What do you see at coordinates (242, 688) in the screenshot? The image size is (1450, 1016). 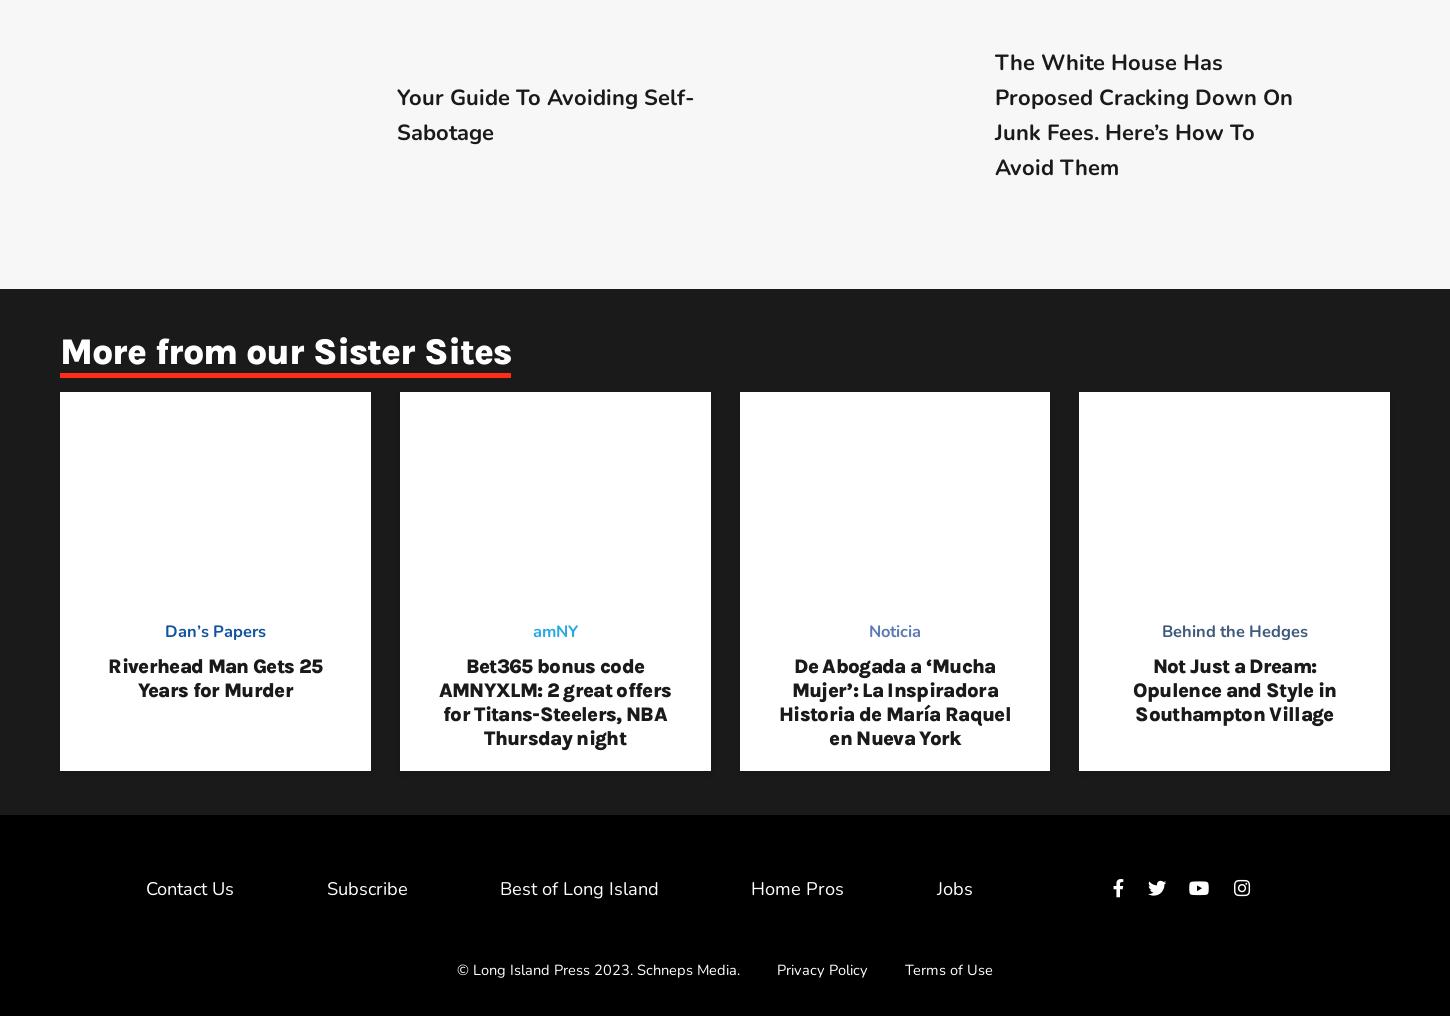 I see `'for Murder'` at bounding box center [242, 688].